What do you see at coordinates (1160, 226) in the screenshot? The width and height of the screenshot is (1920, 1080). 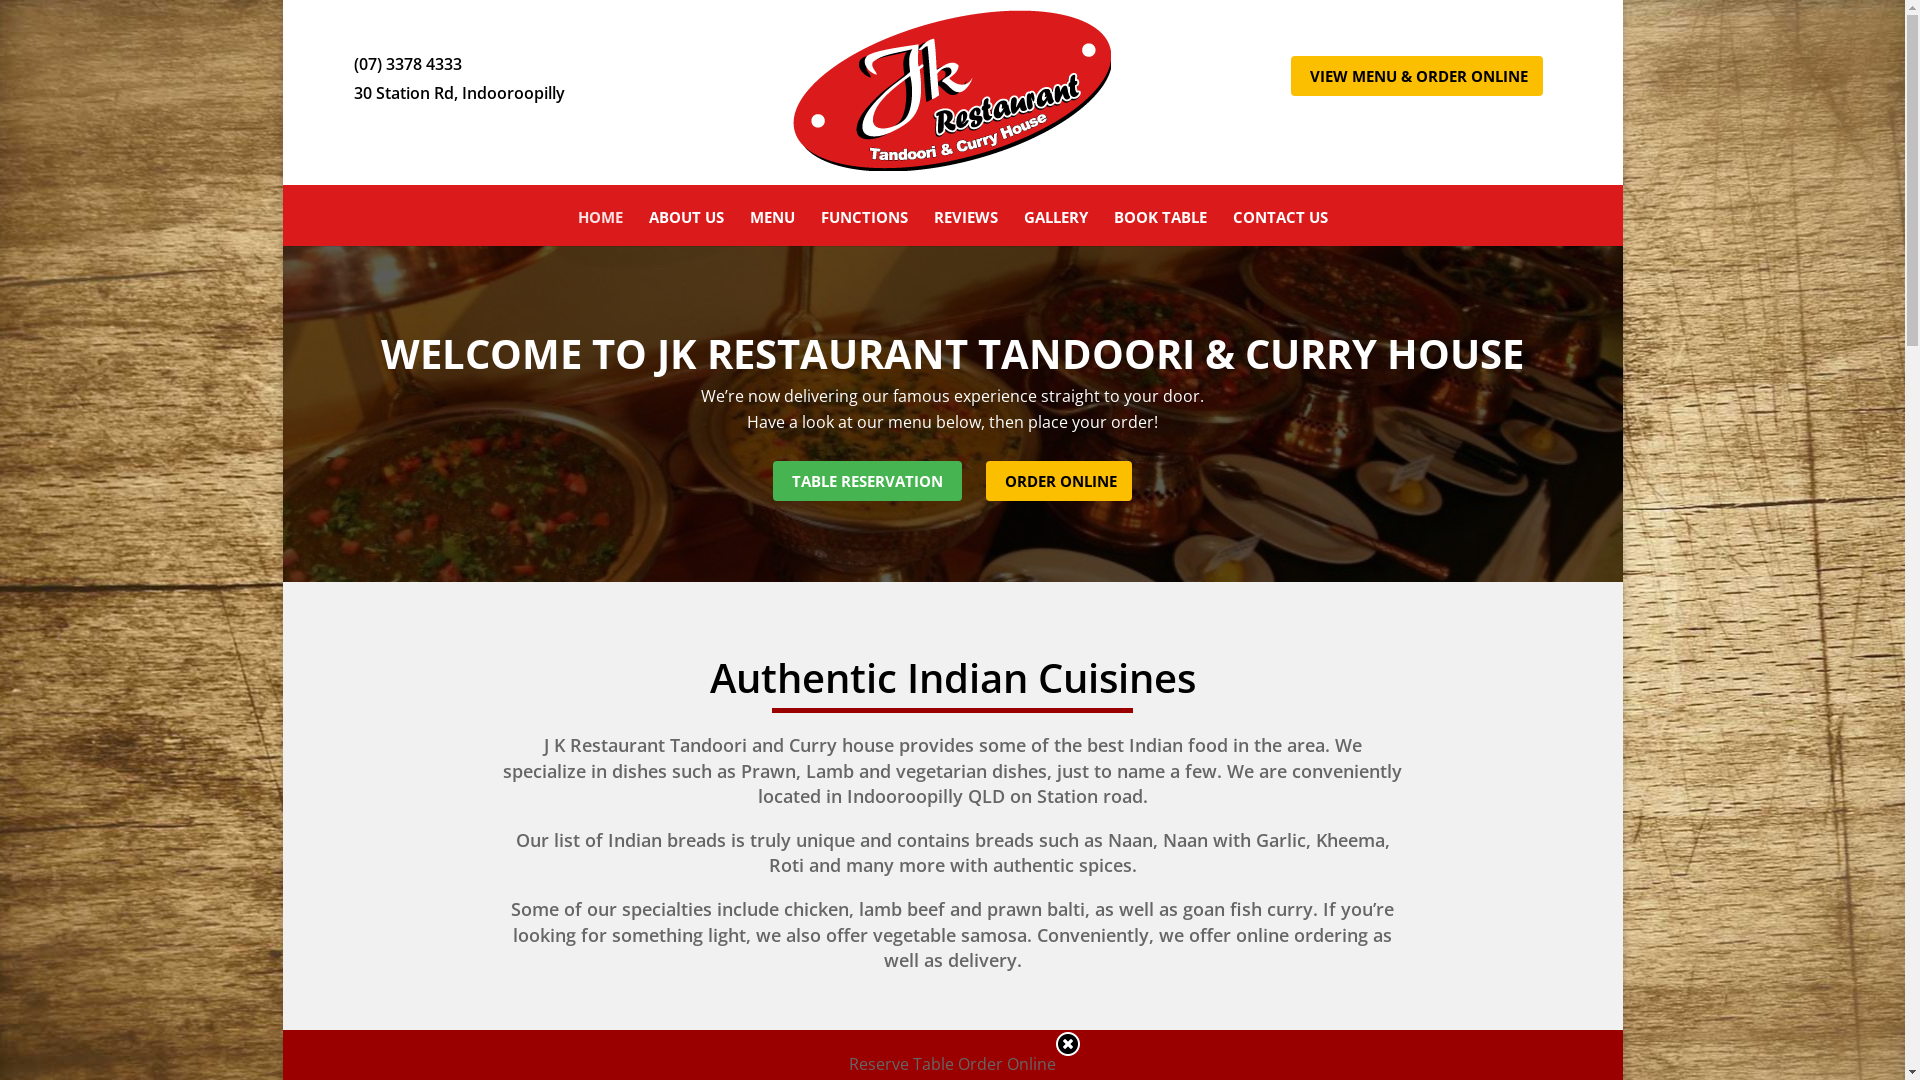 I see `'BOOK TABLE'` at bounding box center [1160, 226].